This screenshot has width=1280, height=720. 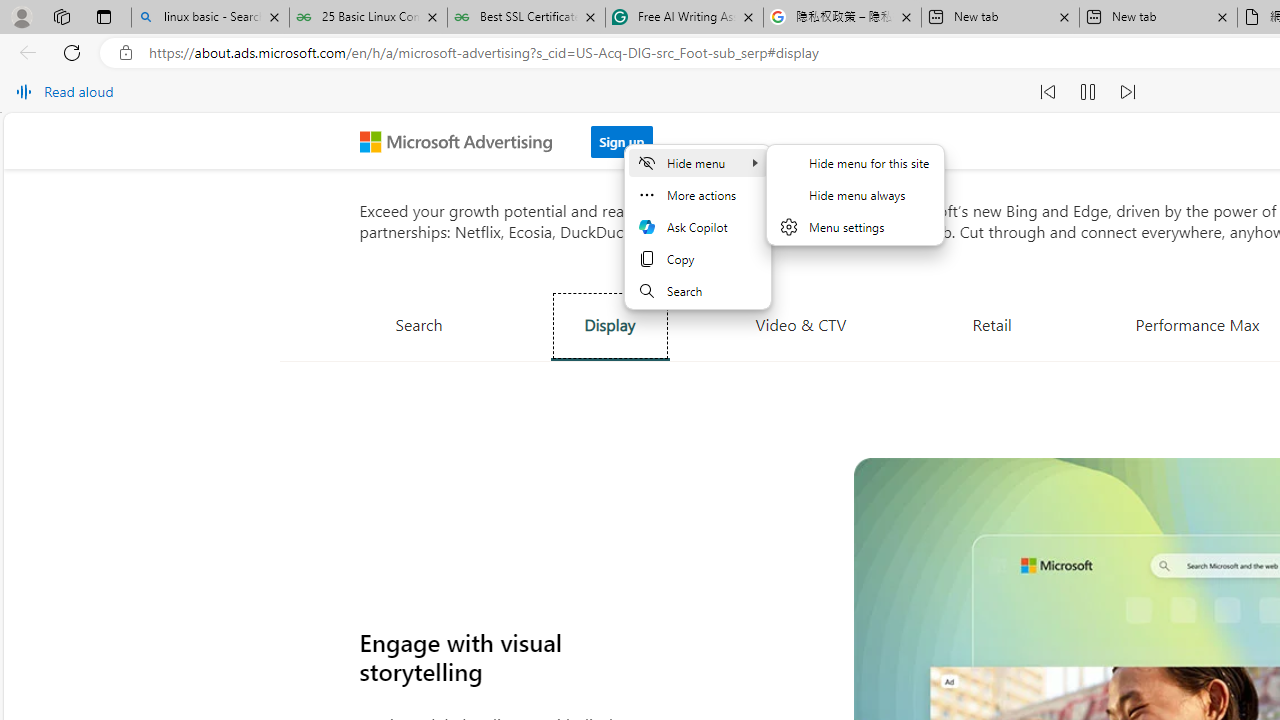 I want to click on 'Ask Copilot', so click(x=697, y=226).